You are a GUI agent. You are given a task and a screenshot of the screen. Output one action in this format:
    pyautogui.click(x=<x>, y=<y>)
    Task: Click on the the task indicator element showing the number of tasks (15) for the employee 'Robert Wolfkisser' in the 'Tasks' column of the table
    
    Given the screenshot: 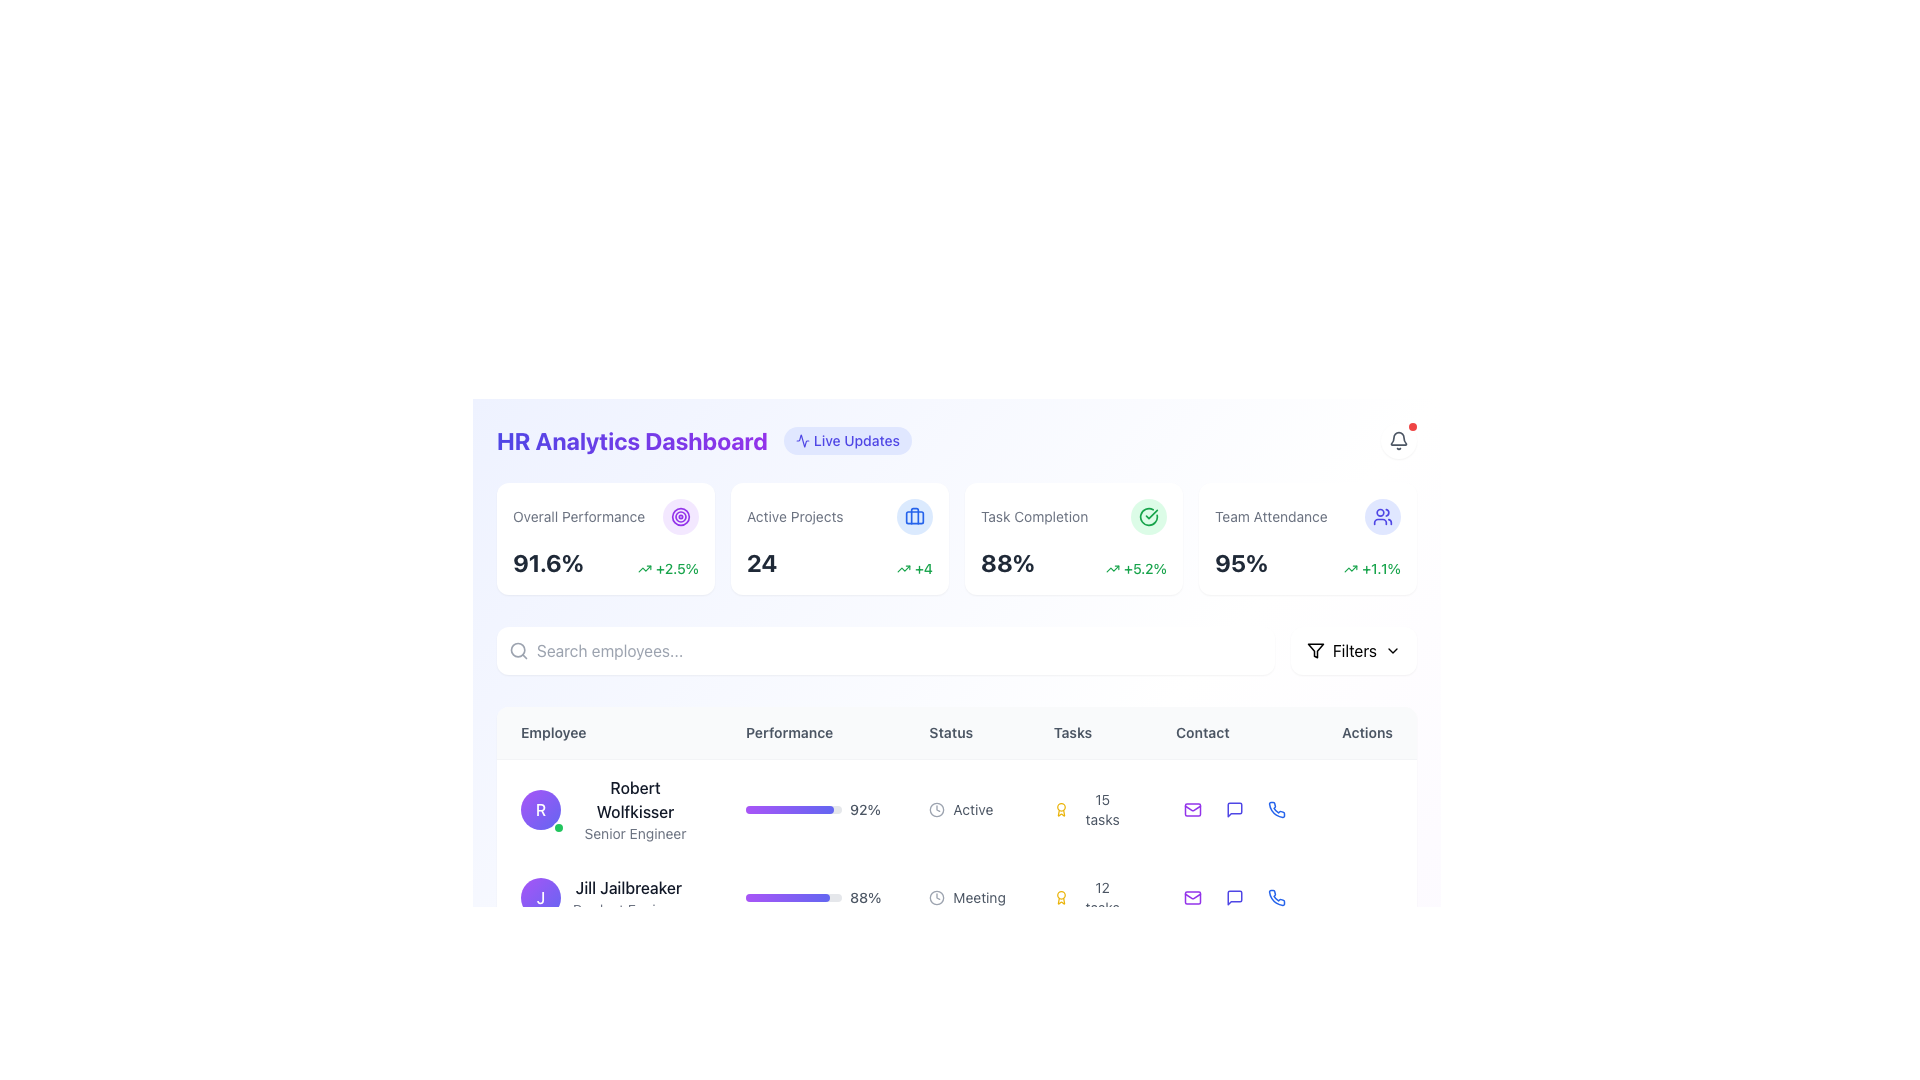 What is the action you would take?
    pyautogui.click(x=1089, y=808)
    